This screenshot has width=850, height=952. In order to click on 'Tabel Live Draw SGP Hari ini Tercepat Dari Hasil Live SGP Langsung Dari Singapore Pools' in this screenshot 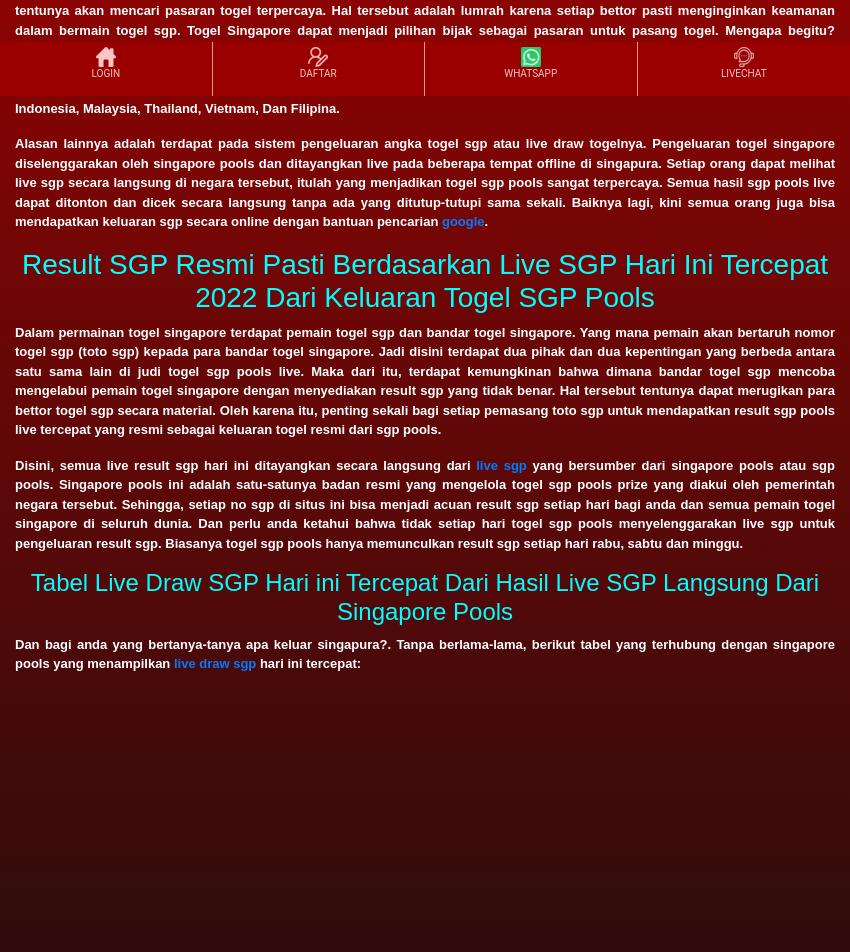, I will do `click(424, 596)`.